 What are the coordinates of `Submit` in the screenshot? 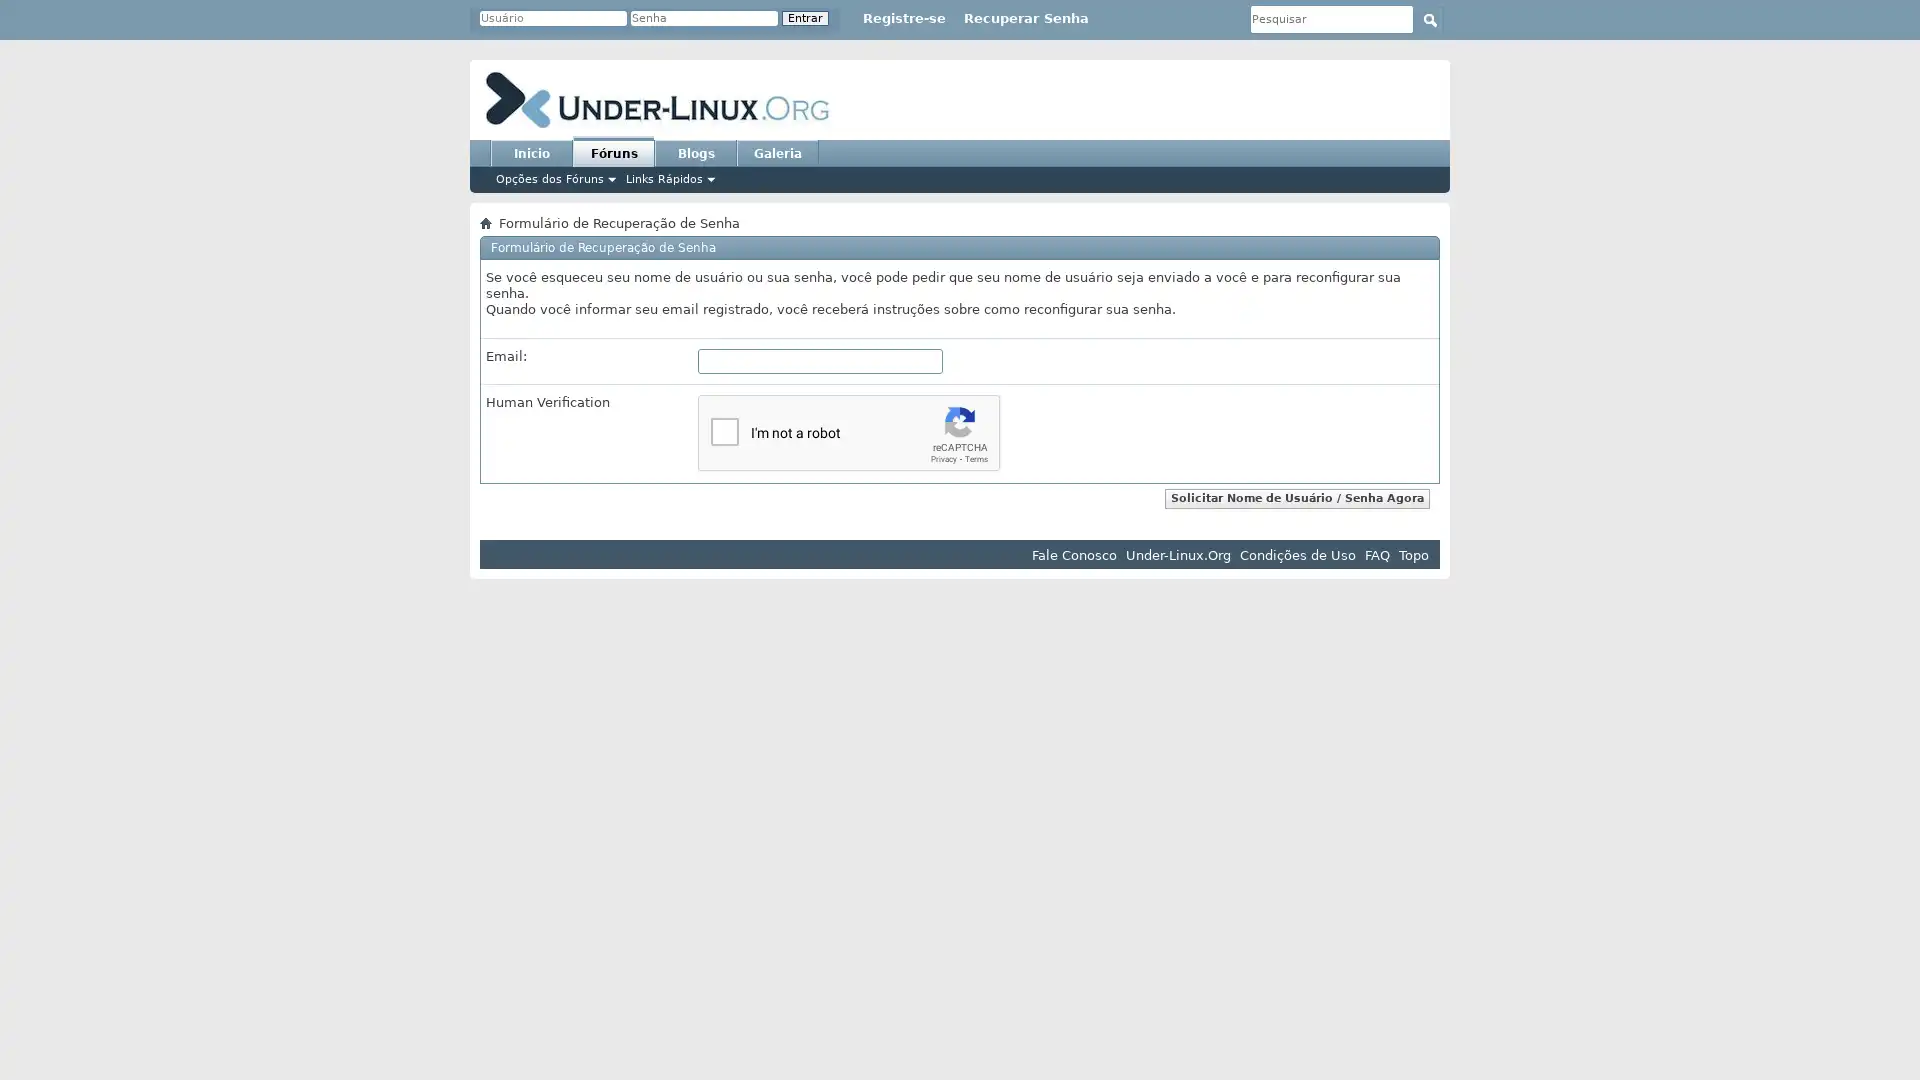 It's located at (1429, 19).